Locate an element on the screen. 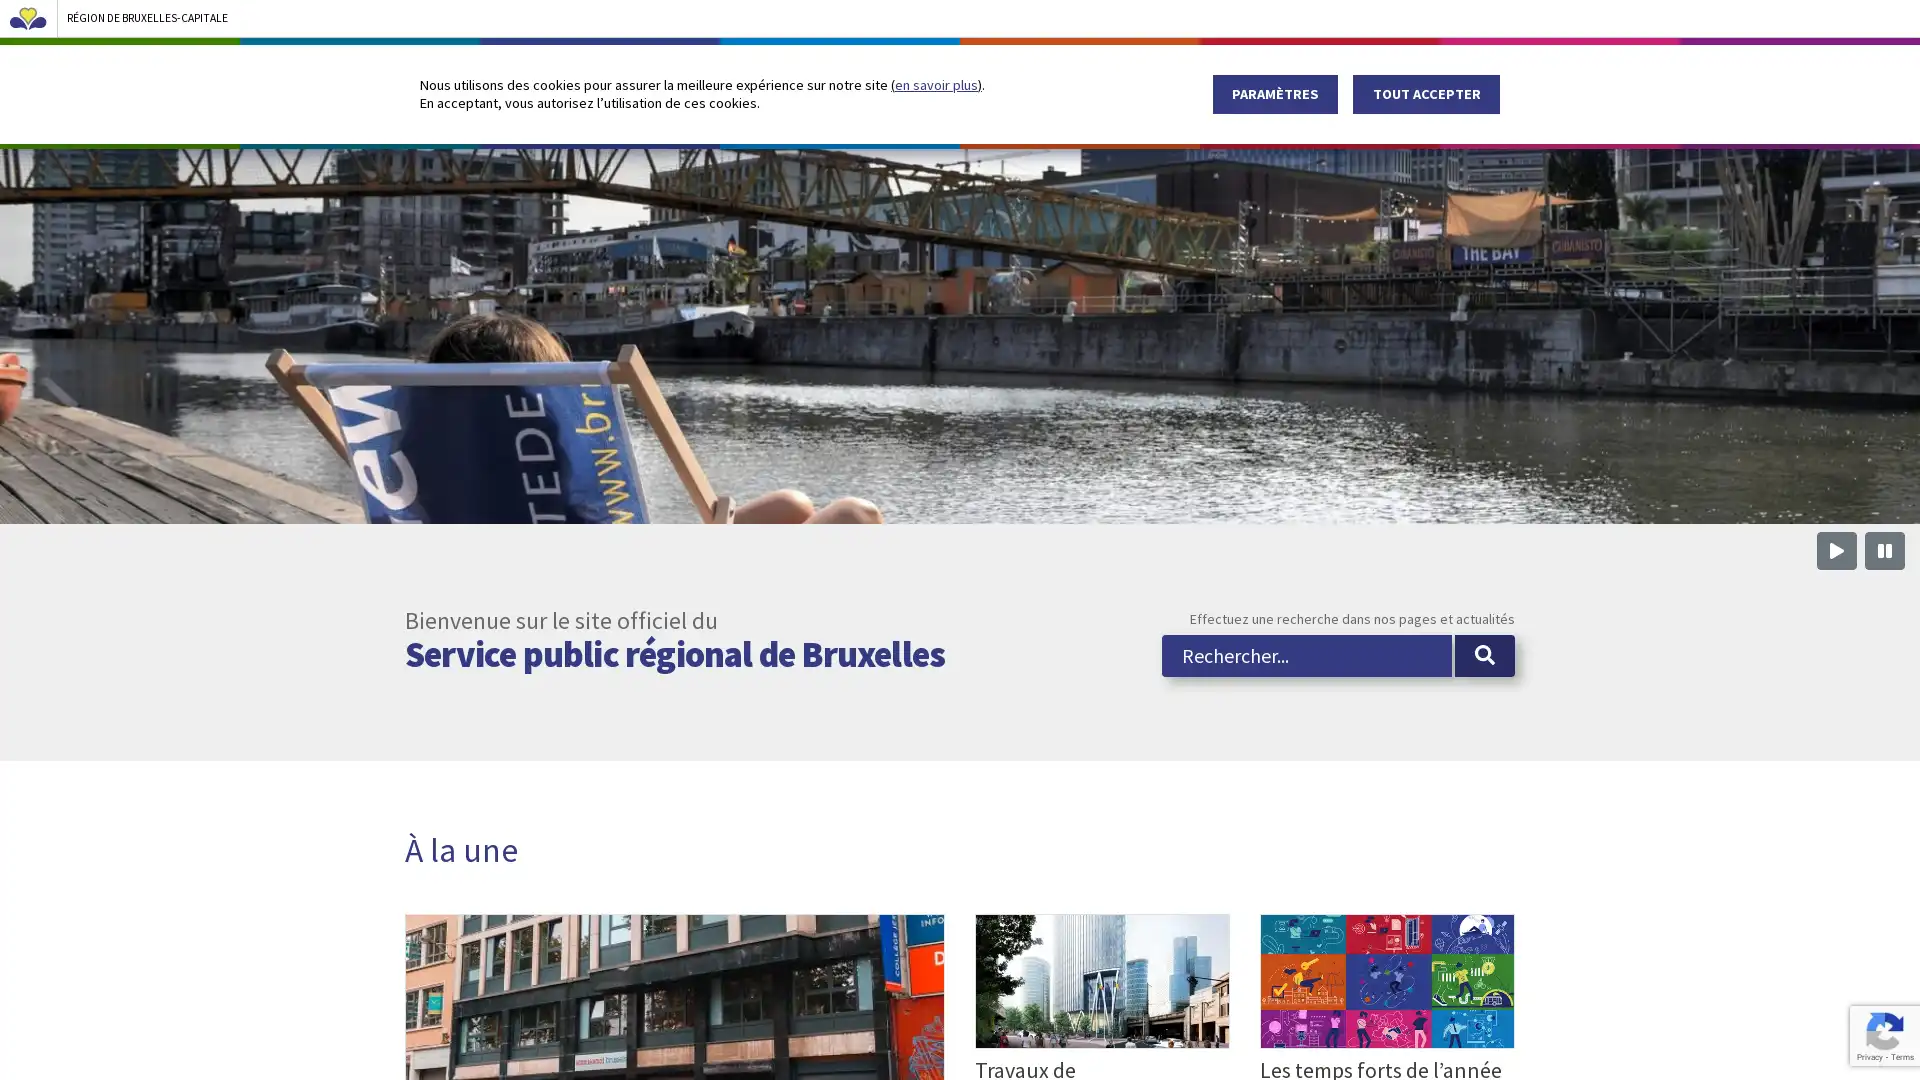 The width and height of the screenshot is (1920, 1080). TOUT ACCEPTER is located at coordinates (1425, 93).